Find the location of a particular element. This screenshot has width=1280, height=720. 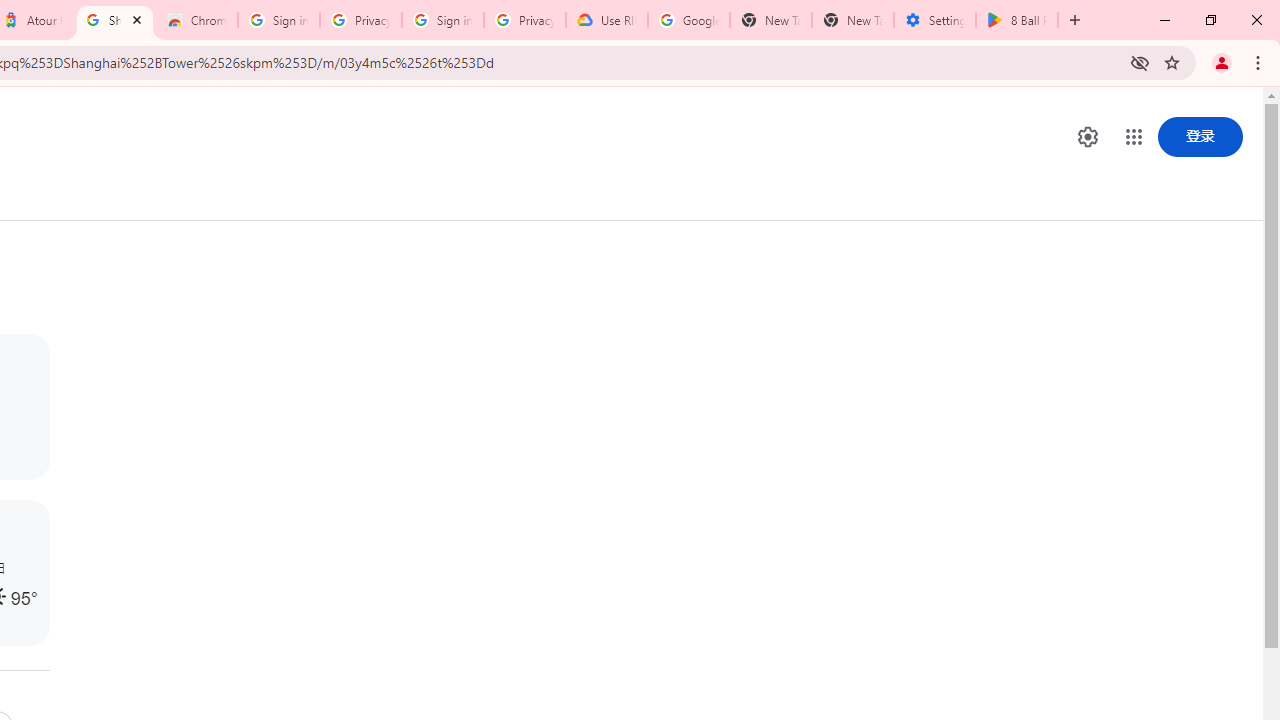

'8 Ball Pool - Apps on Google Play' is located at coordinates (1016, 20).